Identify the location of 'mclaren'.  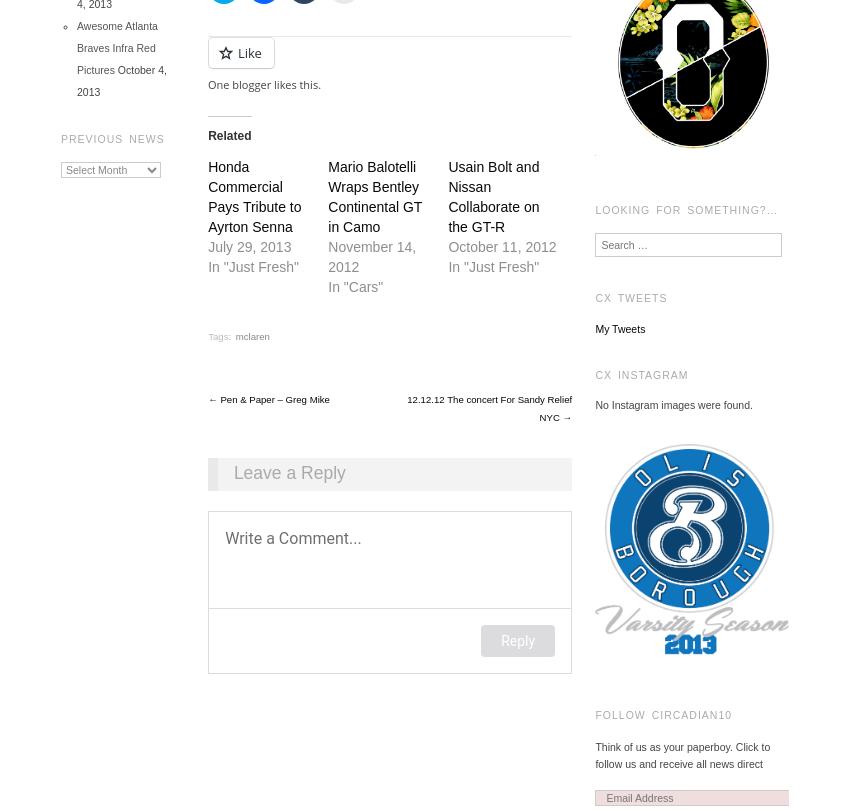
(252, 335).